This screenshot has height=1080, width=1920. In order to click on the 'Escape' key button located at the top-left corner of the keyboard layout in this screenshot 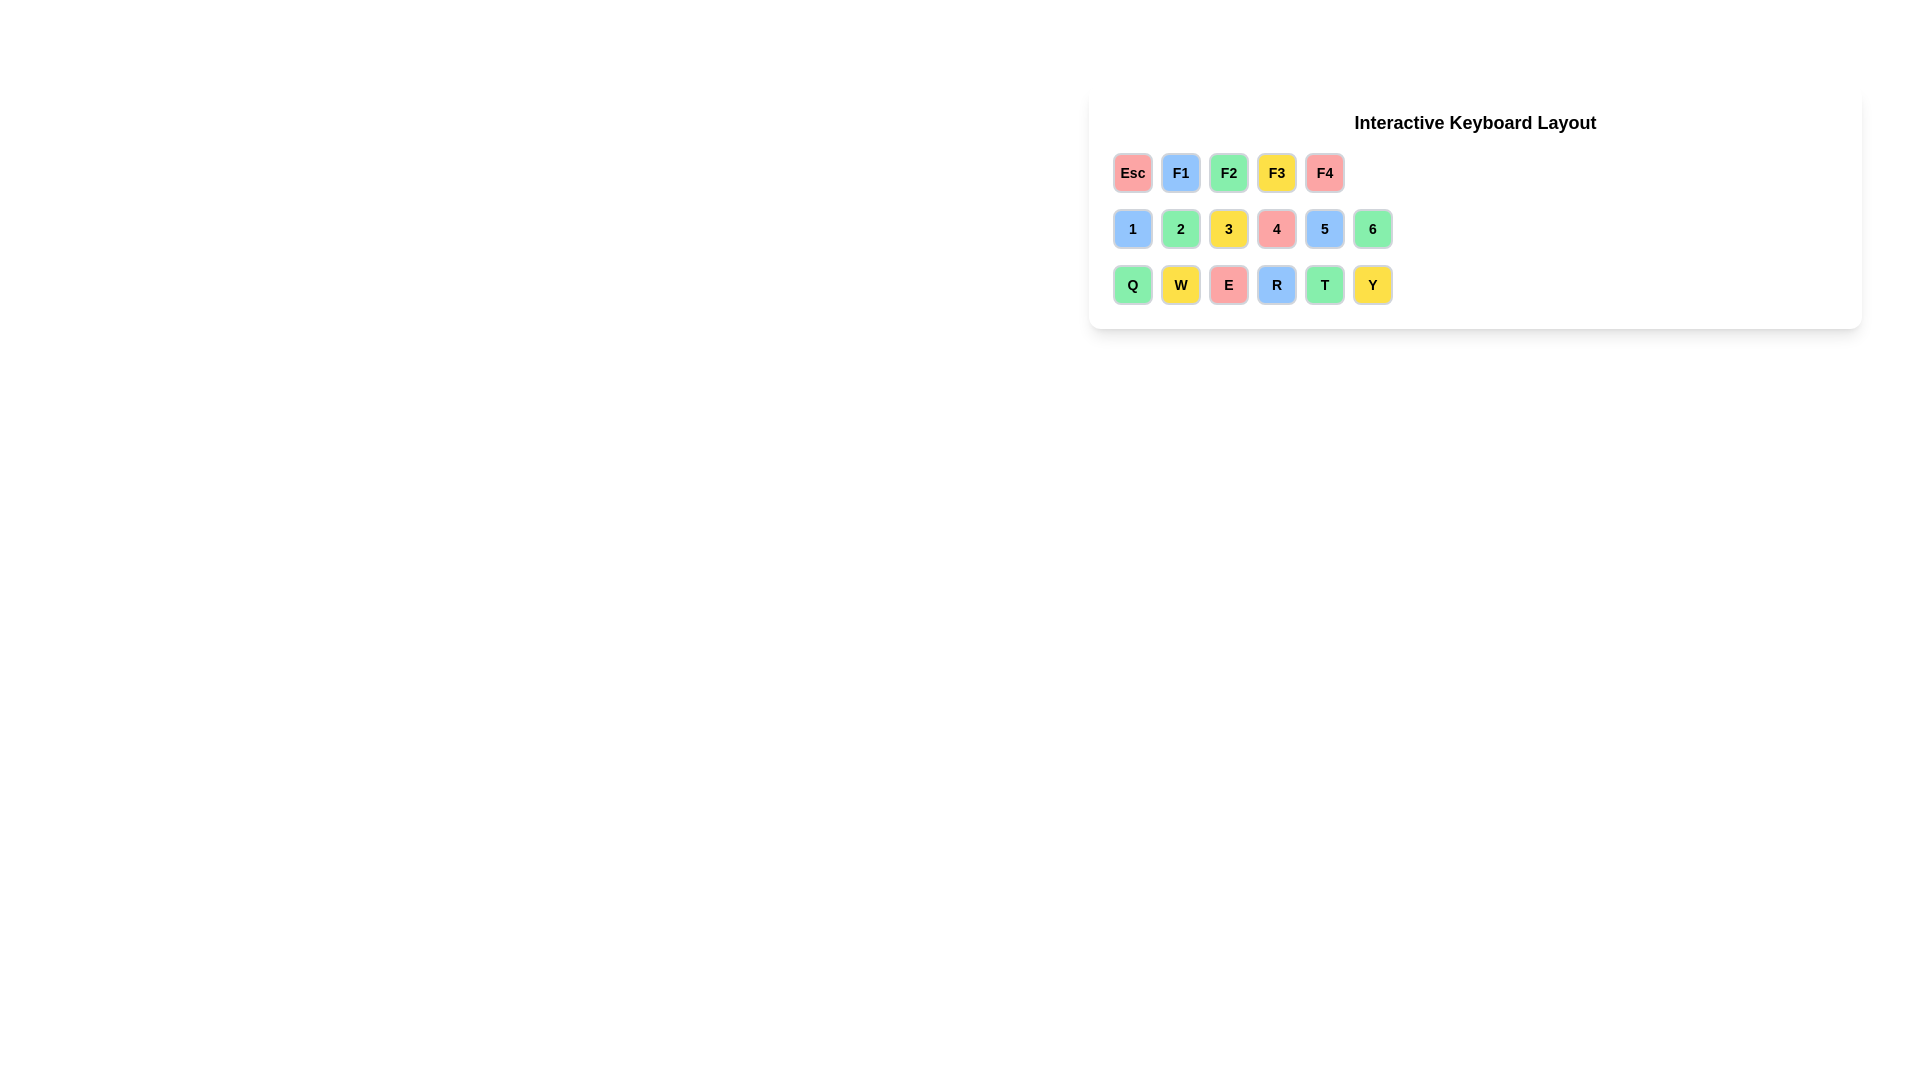, I will do `click(1132, 172)`.